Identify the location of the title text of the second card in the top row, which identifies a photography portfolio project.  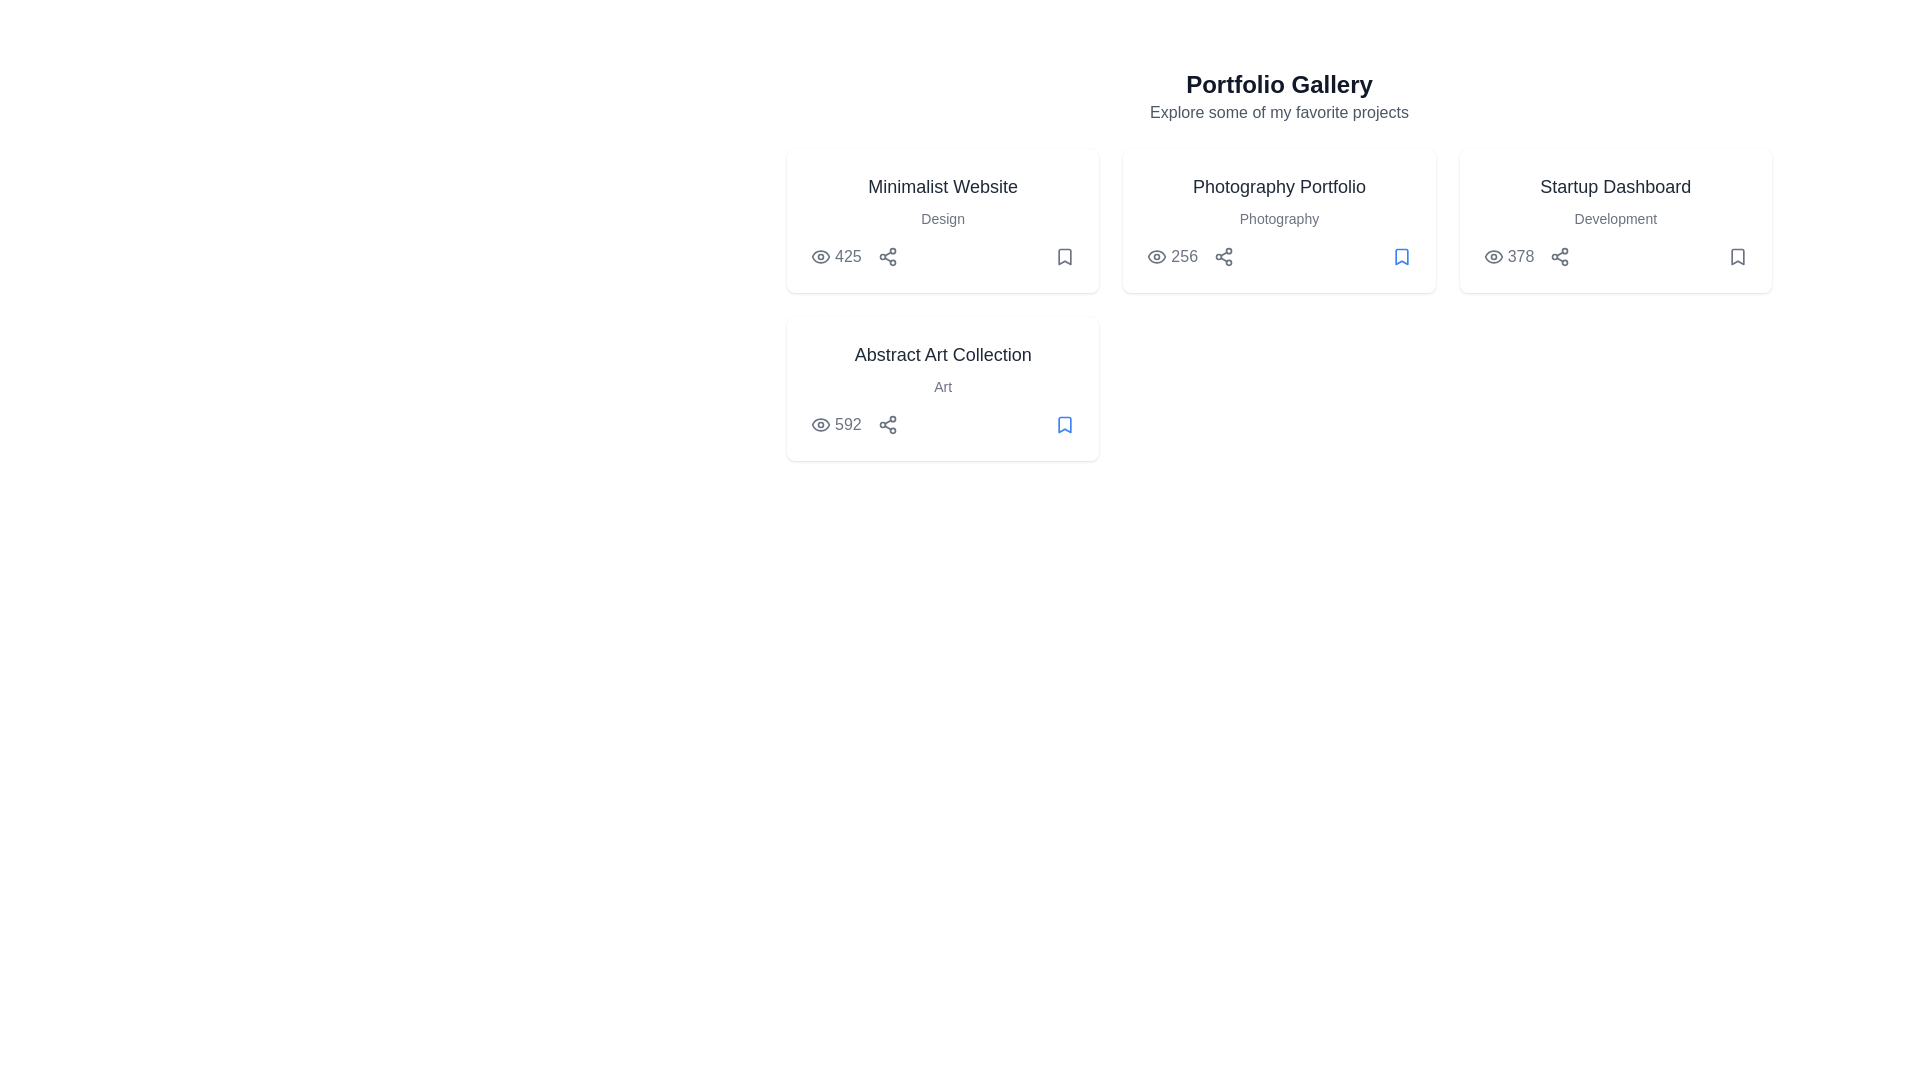
(1278, 186).